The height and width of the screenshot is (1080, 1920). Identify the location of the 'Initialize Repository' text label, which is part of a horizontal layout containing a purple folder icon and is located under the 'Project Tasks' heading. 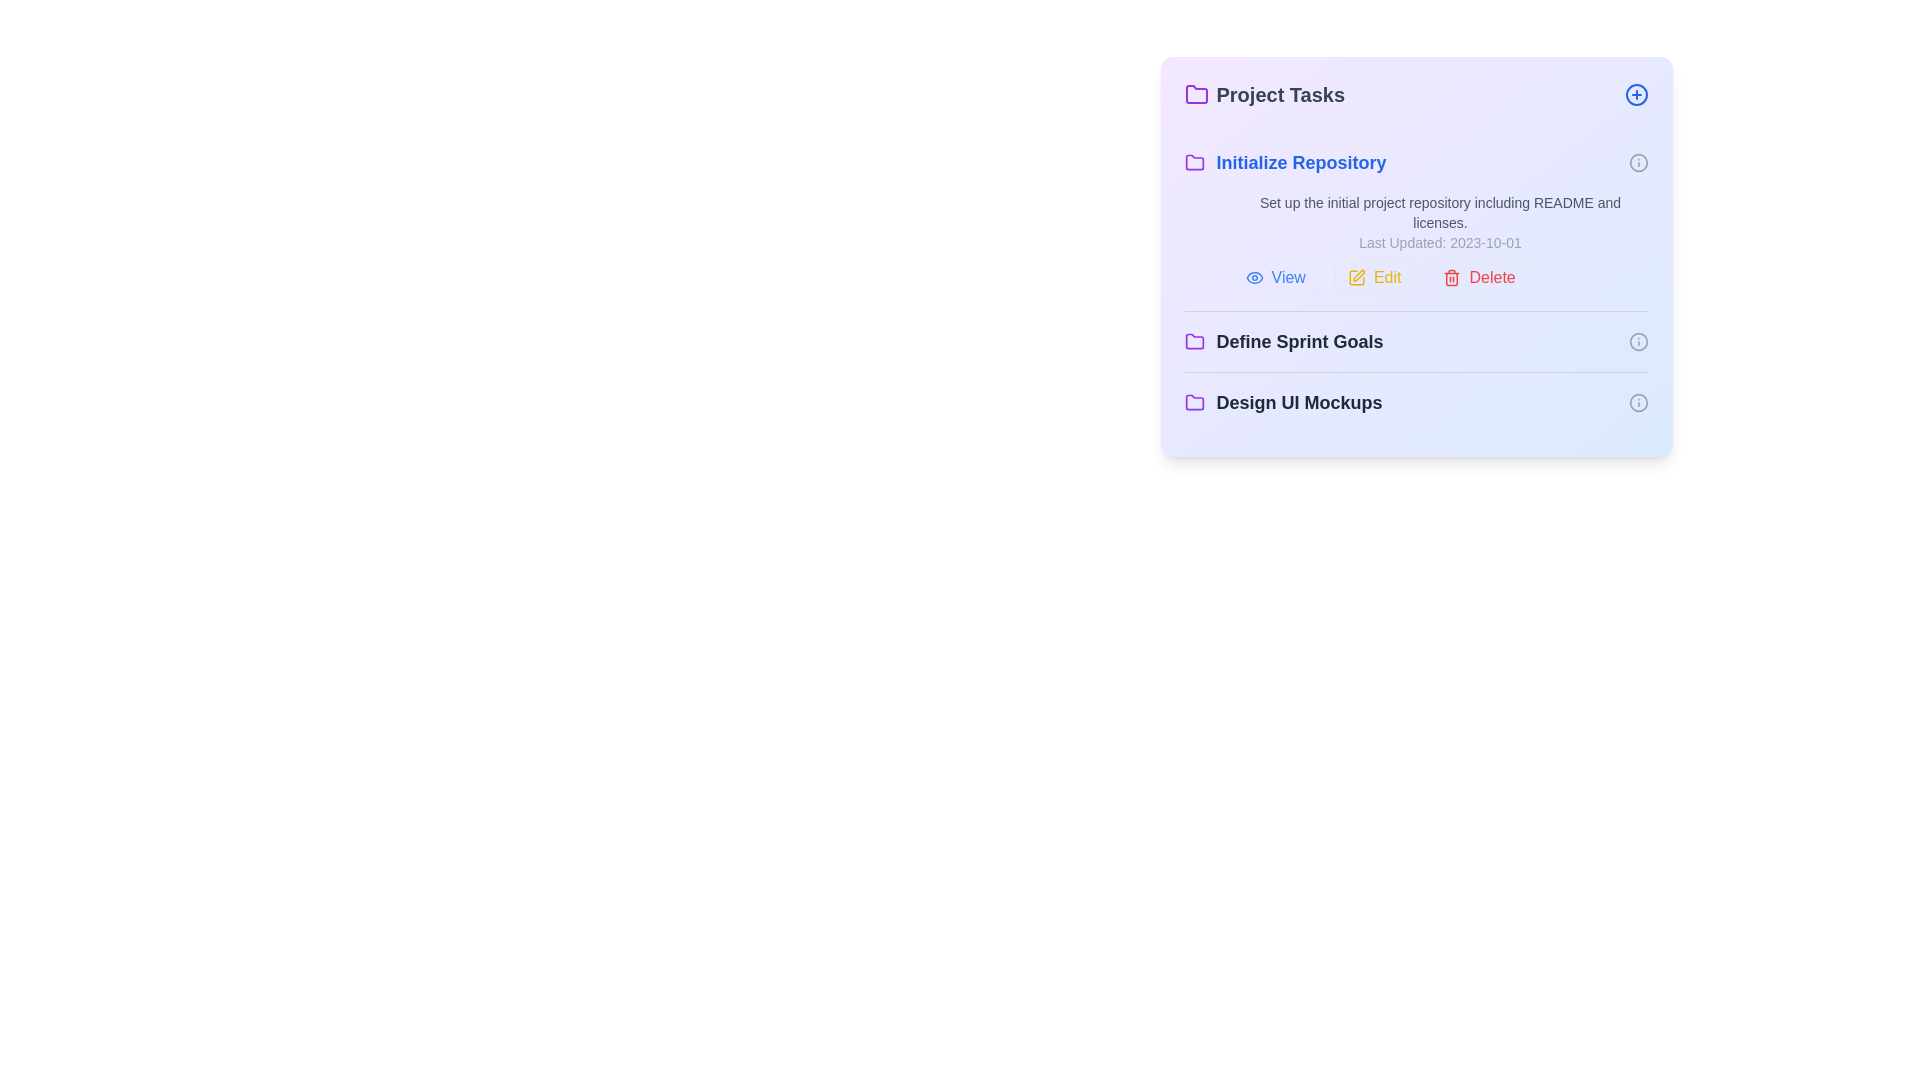
(1301, 161).